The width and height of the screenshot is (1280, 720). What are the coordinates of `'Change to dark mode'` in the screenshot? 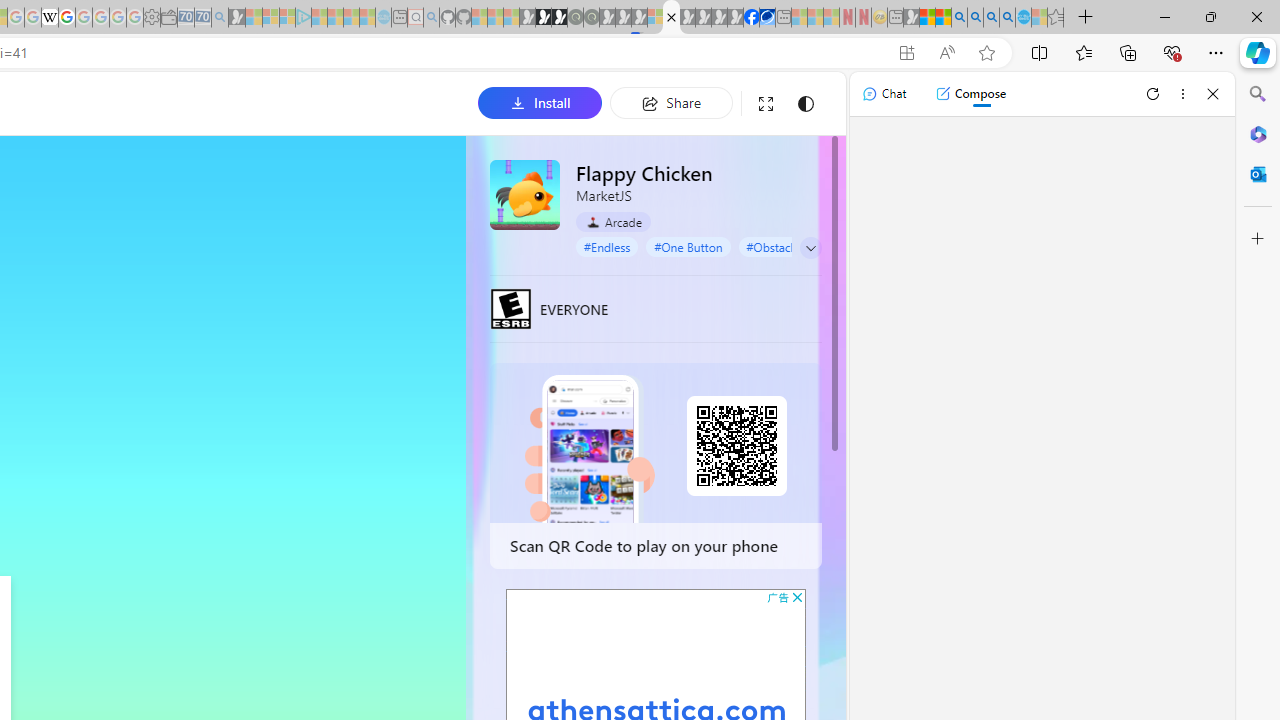 It's located at (805, 103).